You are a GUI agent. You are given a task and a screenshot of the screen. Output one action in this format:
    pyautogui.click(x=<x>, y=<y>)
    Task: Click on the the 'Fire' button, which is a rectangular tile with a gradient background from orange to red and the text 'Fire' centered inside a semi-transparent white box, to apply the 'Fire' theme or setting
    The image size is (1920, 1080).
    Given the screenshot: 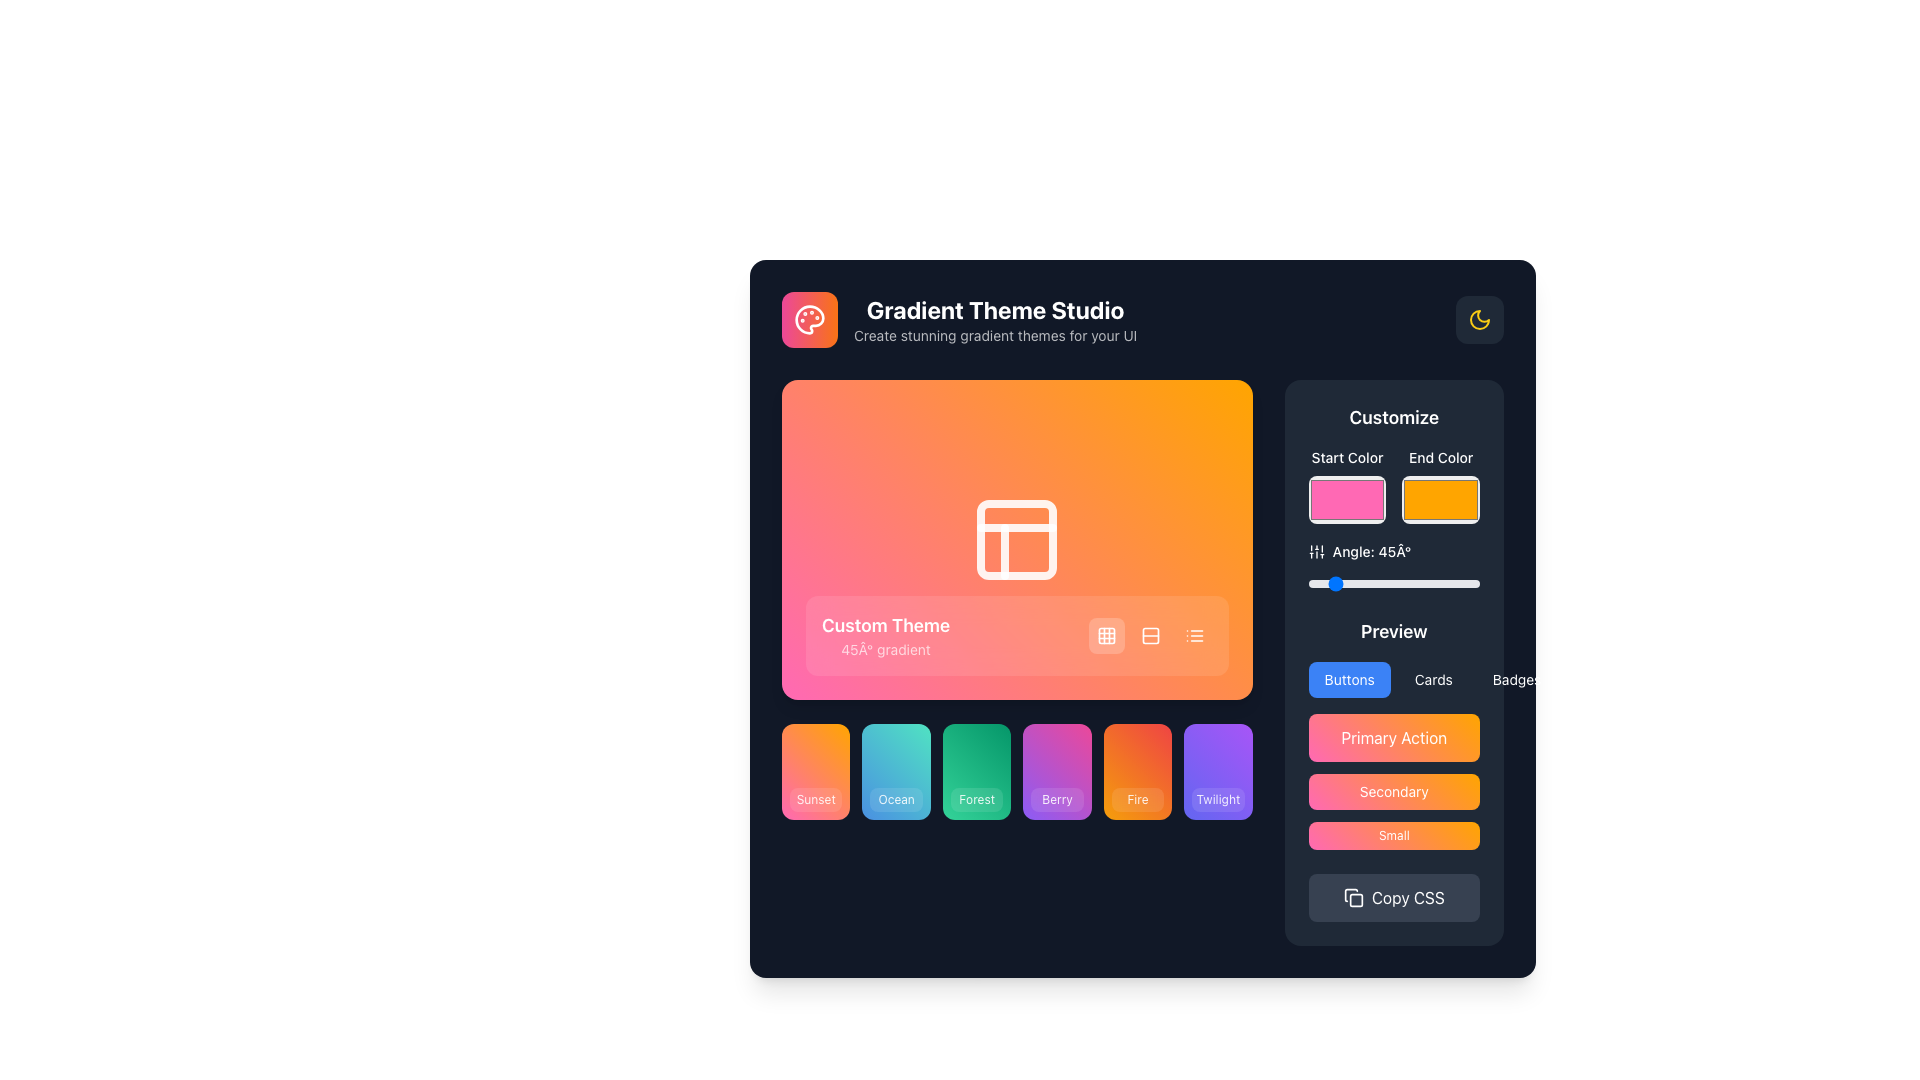 What is the action you would take?
    pyautogui.click(x=1137, y=770)
    